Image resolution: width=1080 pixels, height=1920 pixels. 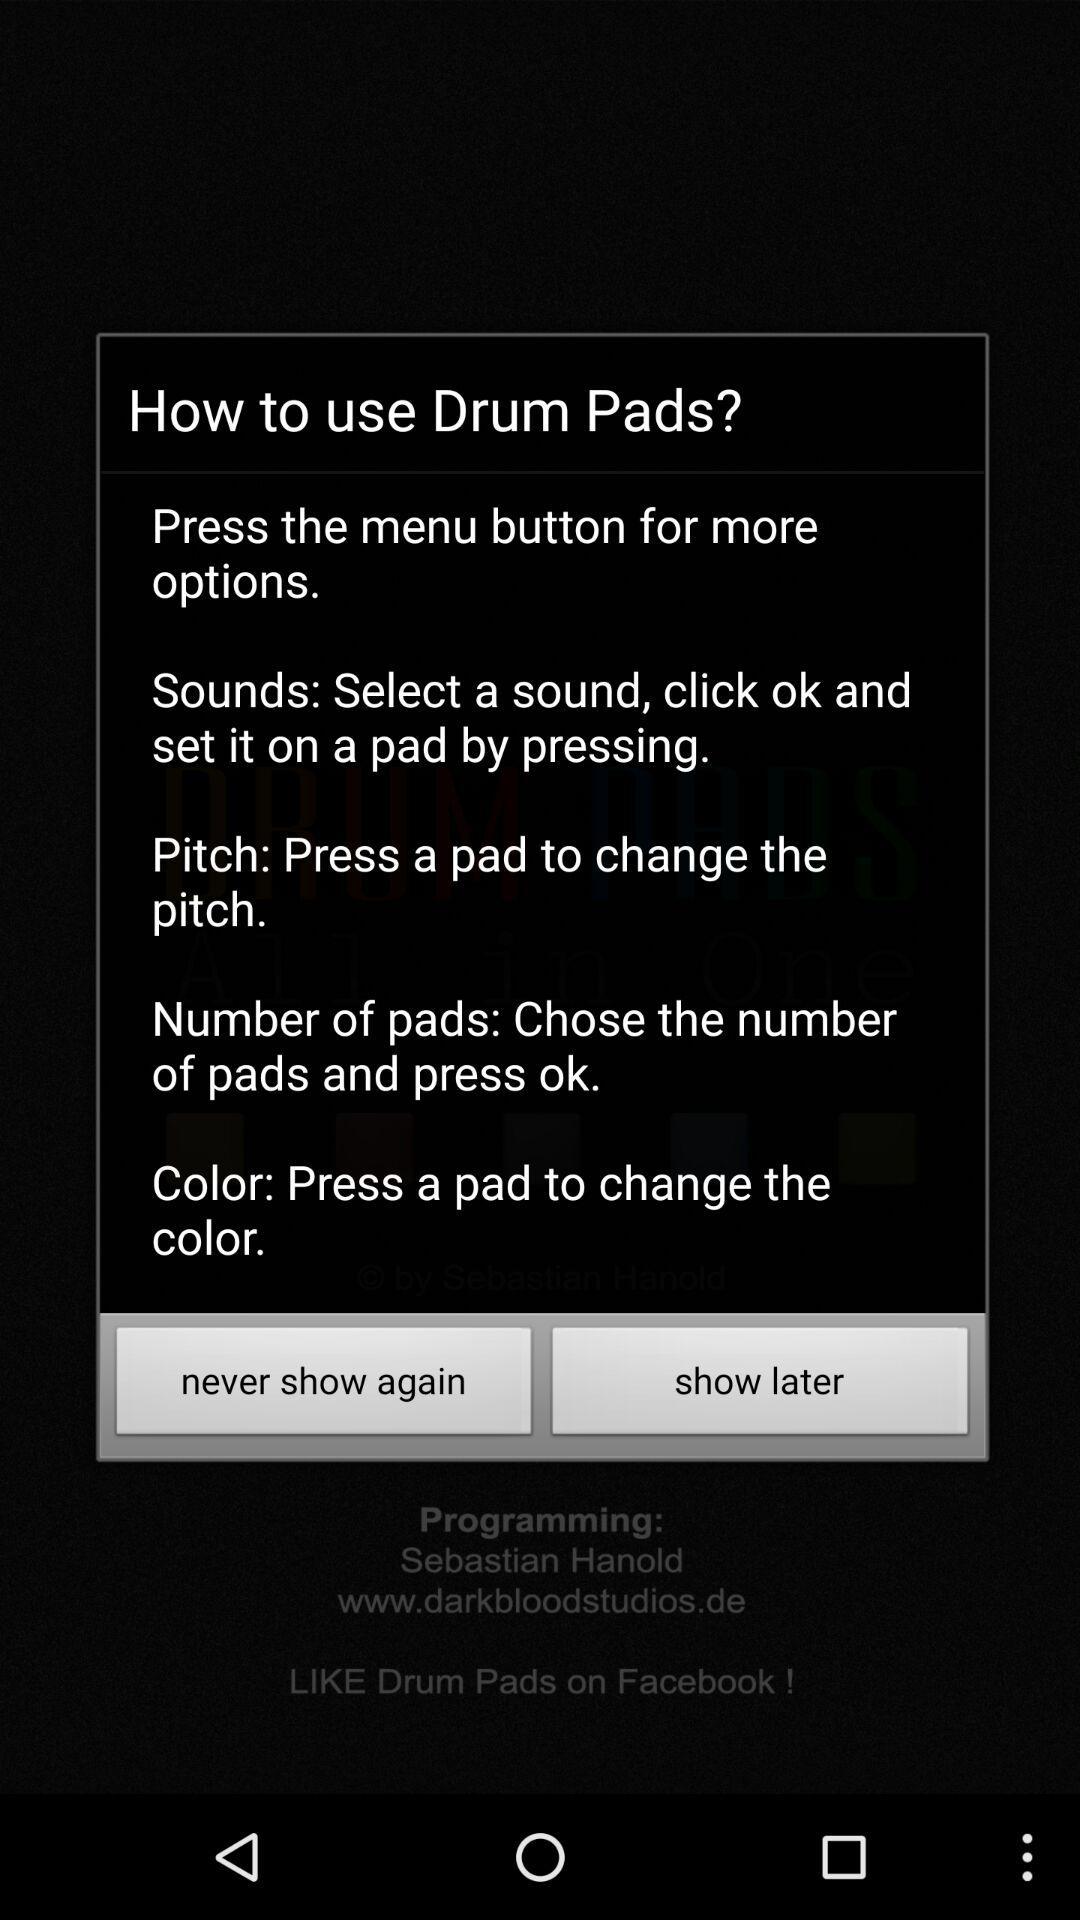 What do you see at coordinates (760, 1385) in the screenshot?
I see `app below press the menu` at bounding box center [760, 1385].